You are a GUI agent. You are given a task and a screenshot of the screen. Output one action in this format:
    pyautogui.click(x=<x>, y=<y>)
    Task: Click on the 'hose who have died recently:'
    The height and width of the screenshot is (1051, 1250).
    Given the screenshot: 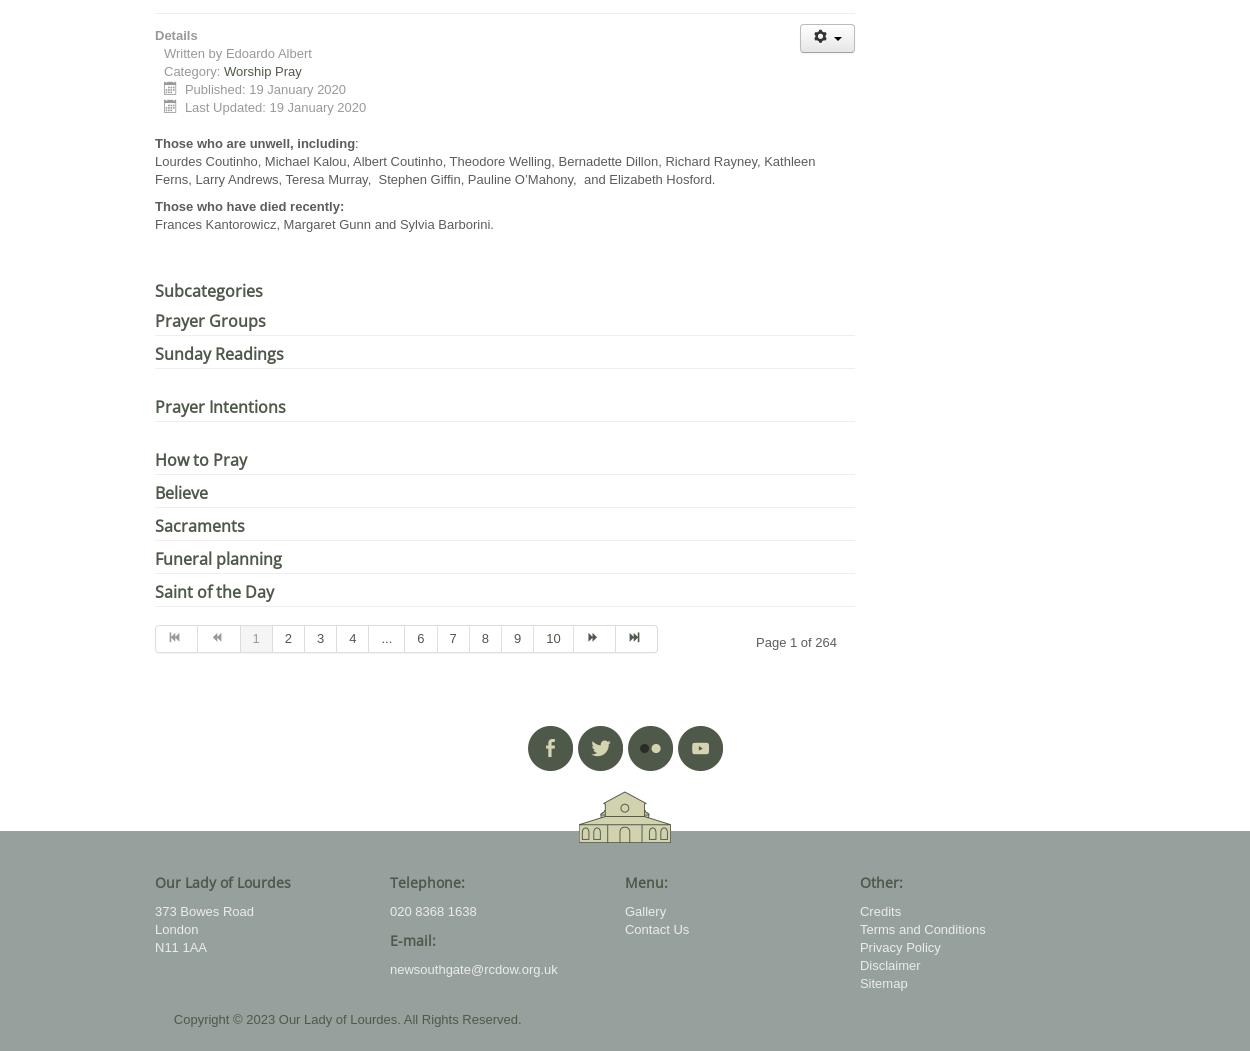 What is the action you would take?
    pyautogui.click(x=162, y=205)
    